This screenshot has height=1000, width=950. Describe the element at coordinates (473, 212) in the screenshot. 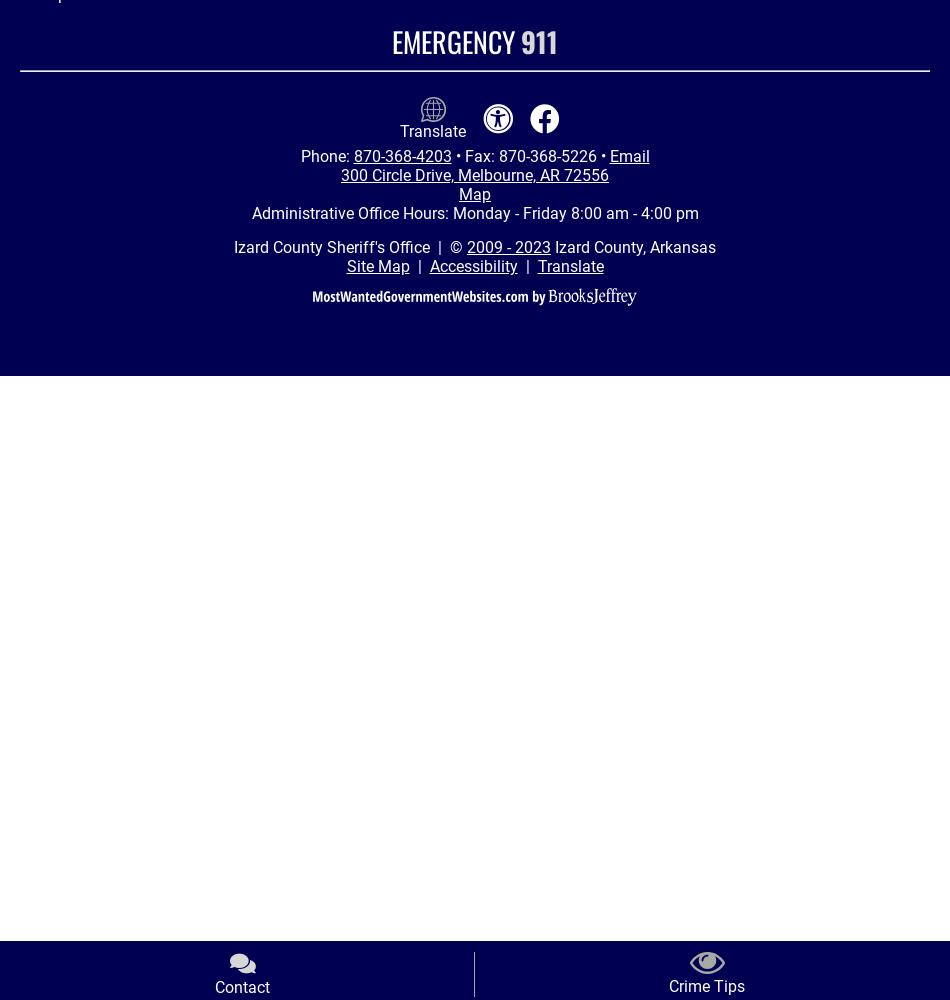

I see `'Administrative Office Hours: Monday - Friday 8:00 am - 4:00 pm'` at that location.